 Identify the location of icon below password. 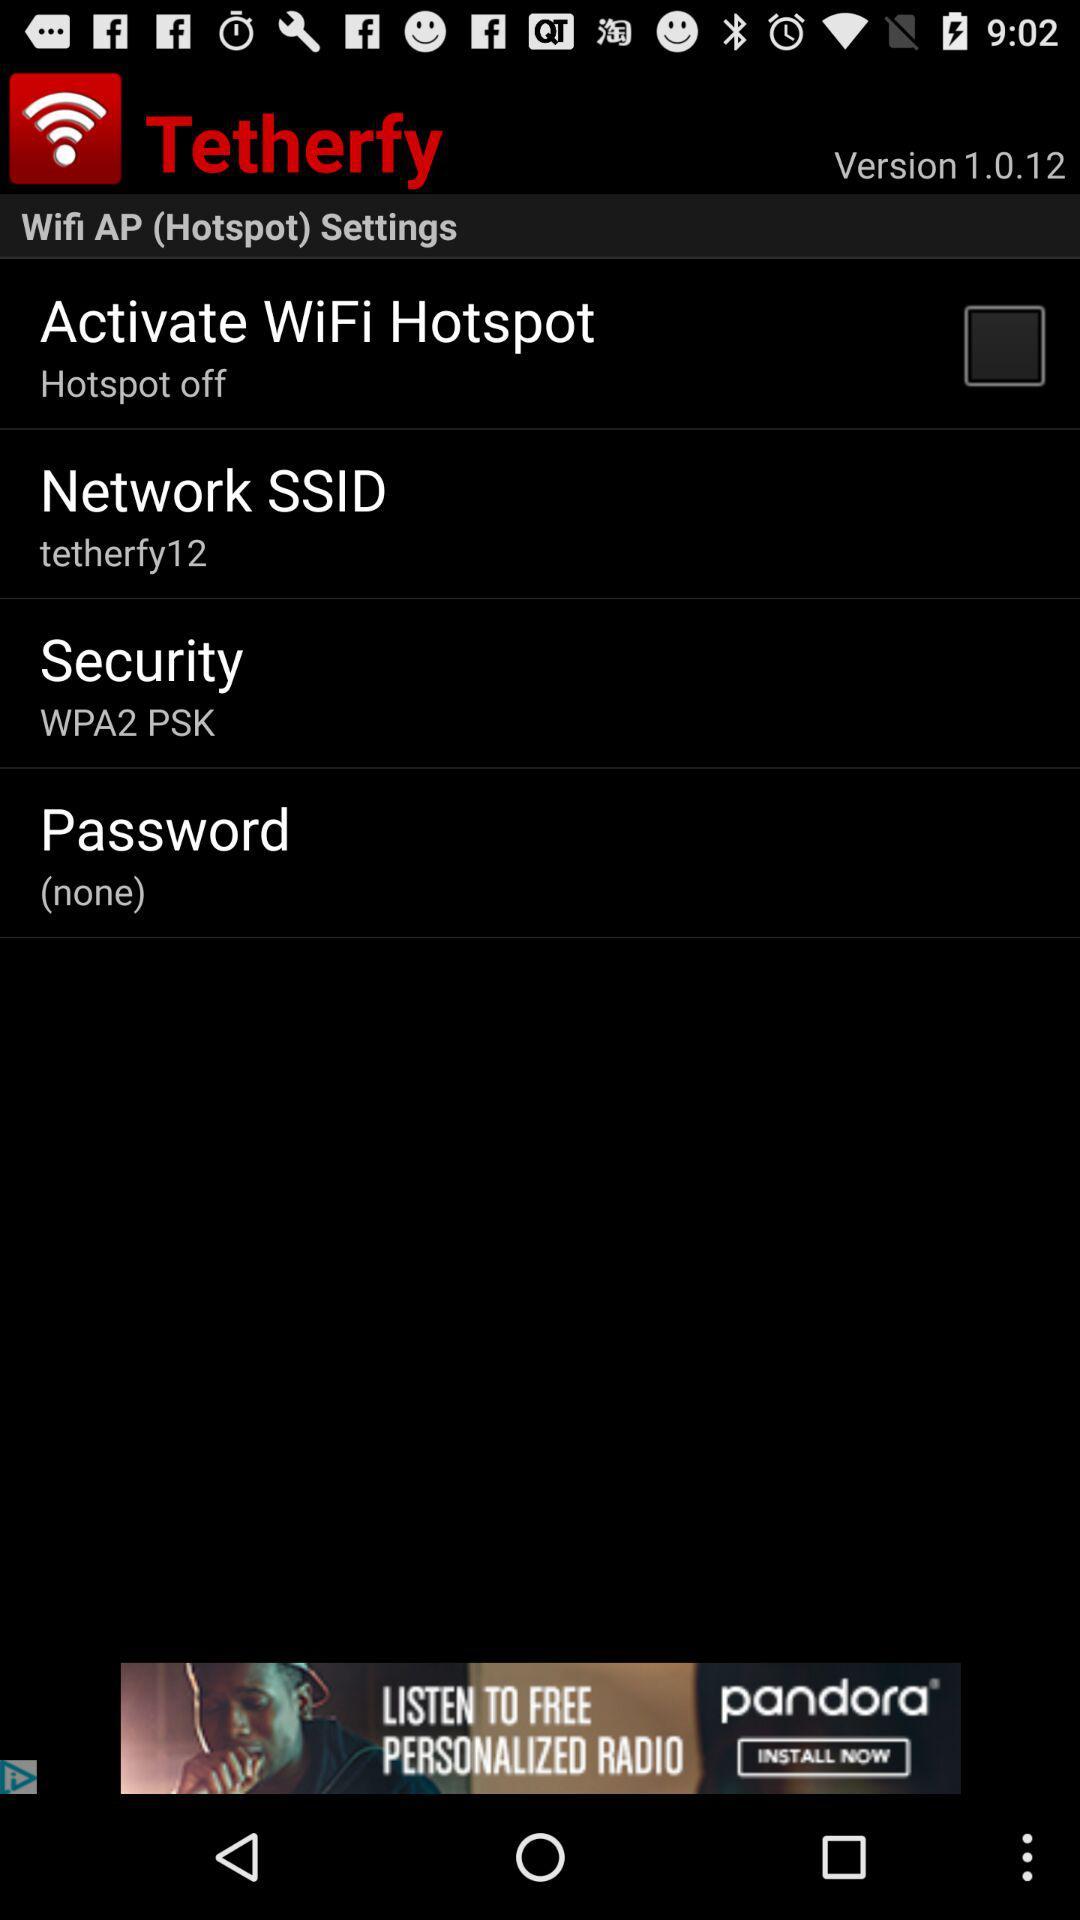
(92, 890).